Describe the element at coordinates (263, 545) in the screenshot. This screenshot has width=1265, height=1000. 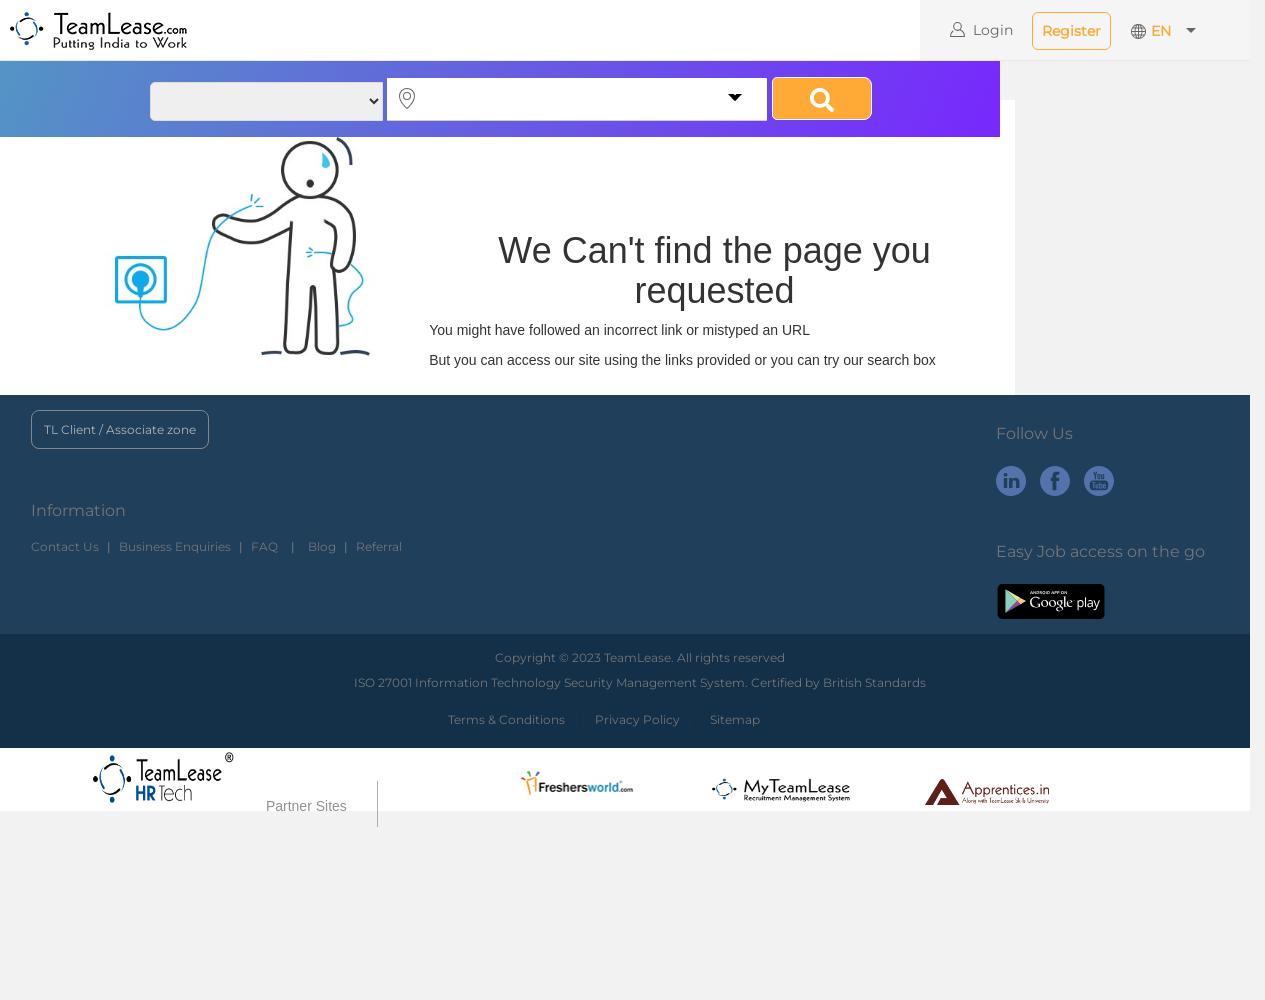
I see `'FAQ'` at that location.